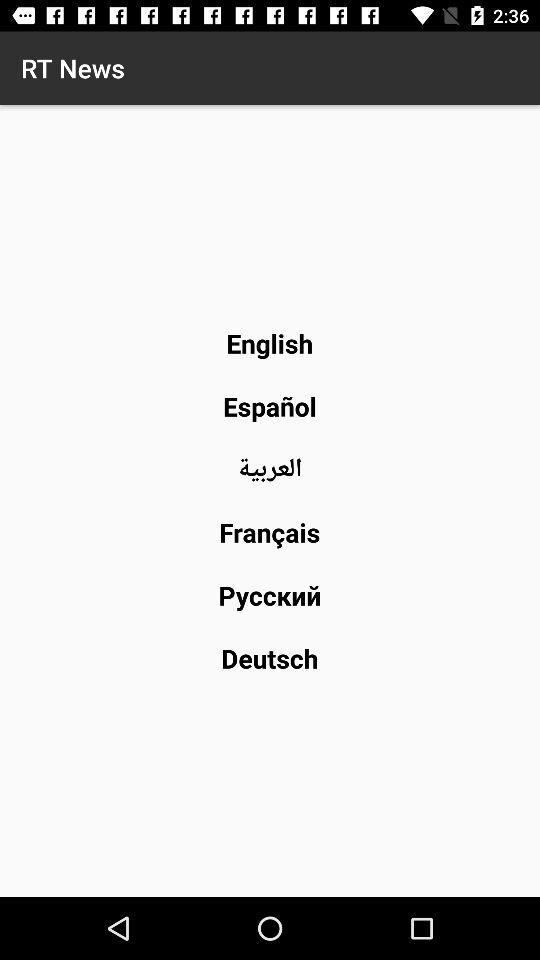  I want to click on english, so click(269, 343).